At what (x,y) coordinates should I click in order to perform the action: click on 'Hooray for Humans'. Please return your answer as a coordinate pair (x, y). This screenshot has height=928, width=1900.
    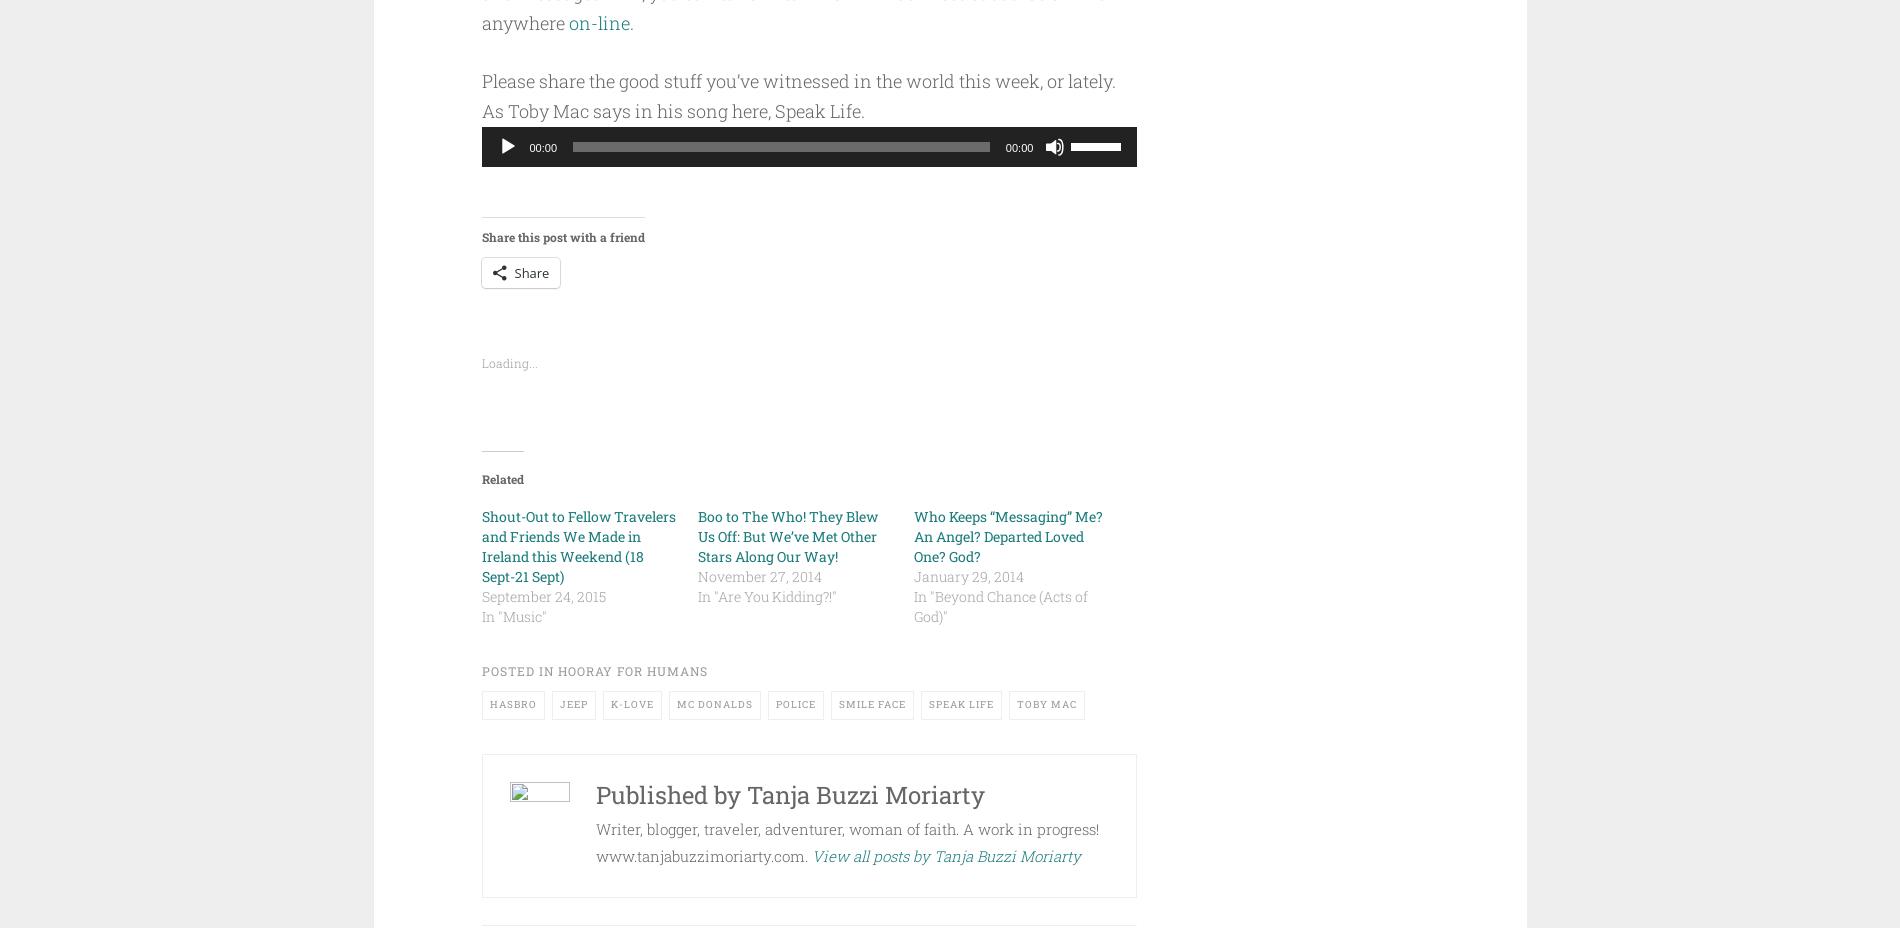
    Looking at the image, I should click on (557, 670).